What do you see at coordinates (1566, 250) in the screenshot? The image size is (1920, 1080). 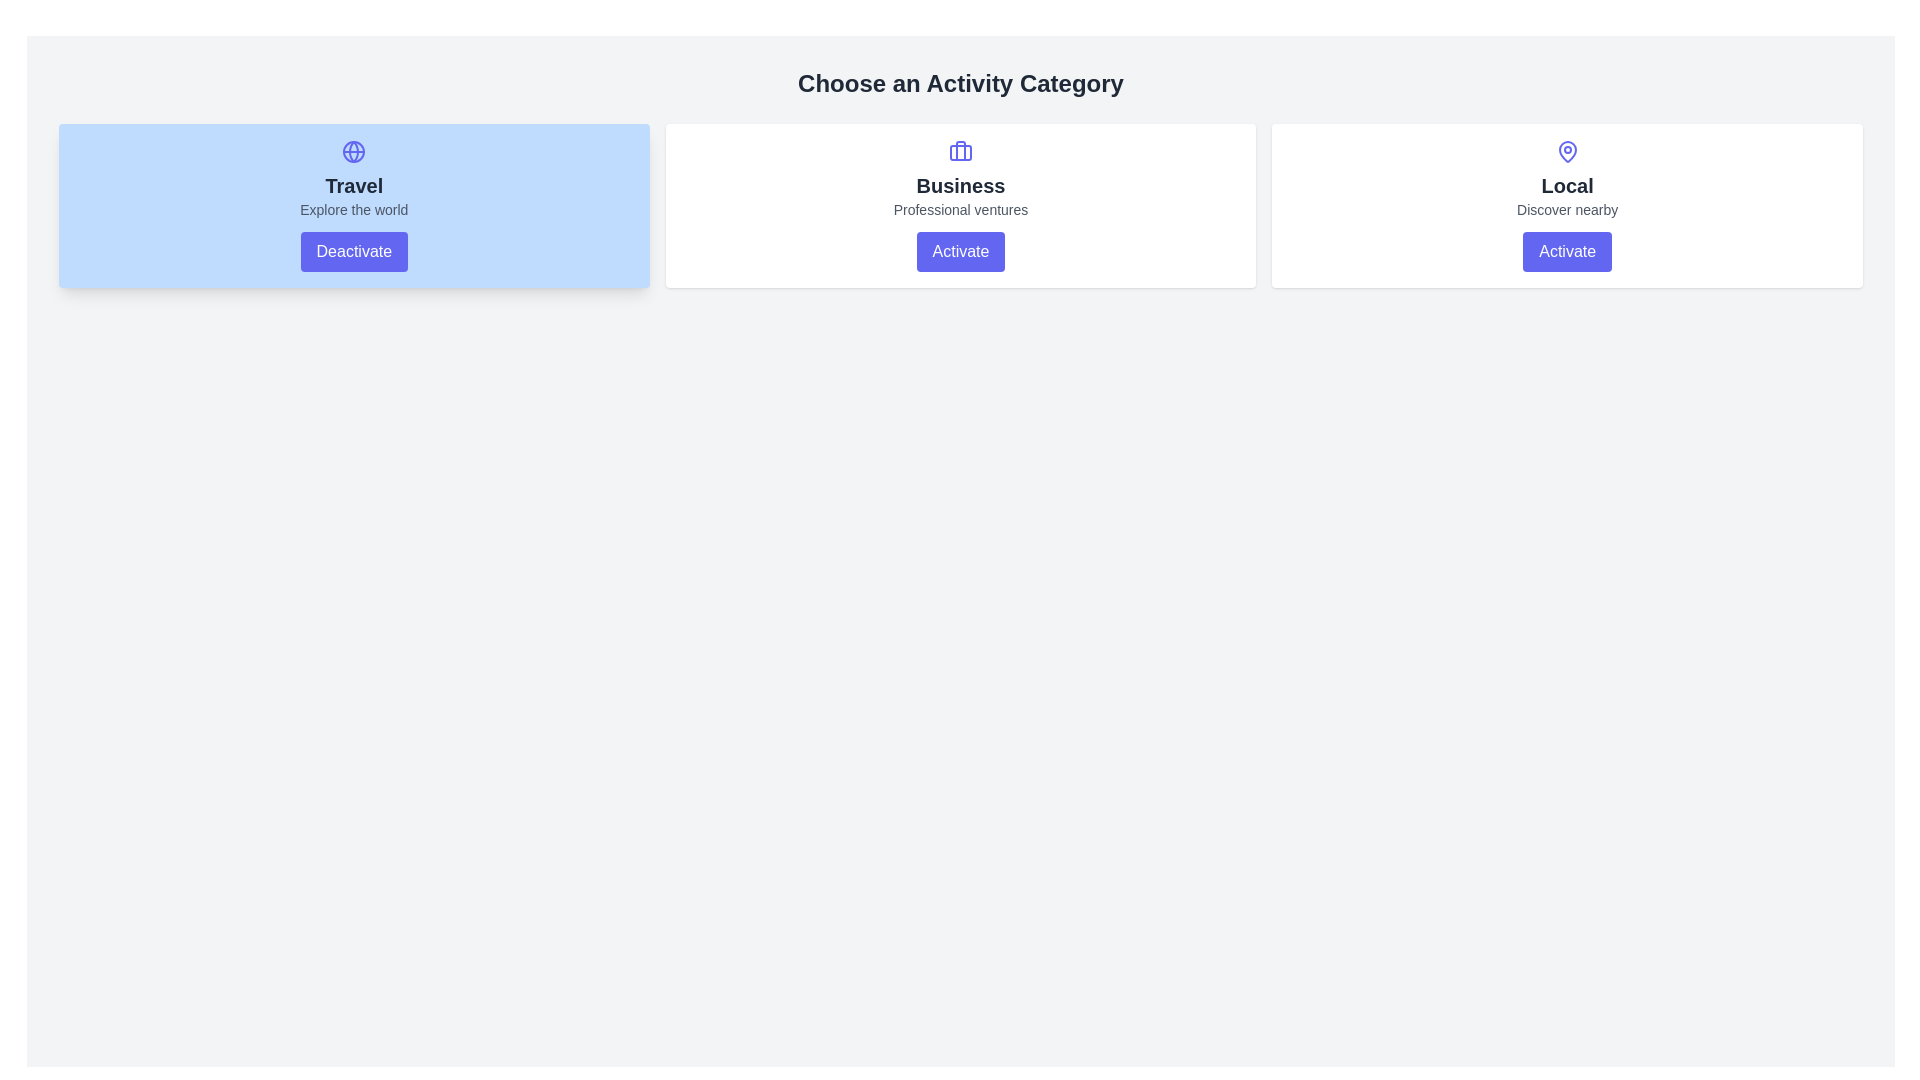 I see `the 'Activate' button located at the bottom center of the 'Local' card` at bounding box center [1566, 250].